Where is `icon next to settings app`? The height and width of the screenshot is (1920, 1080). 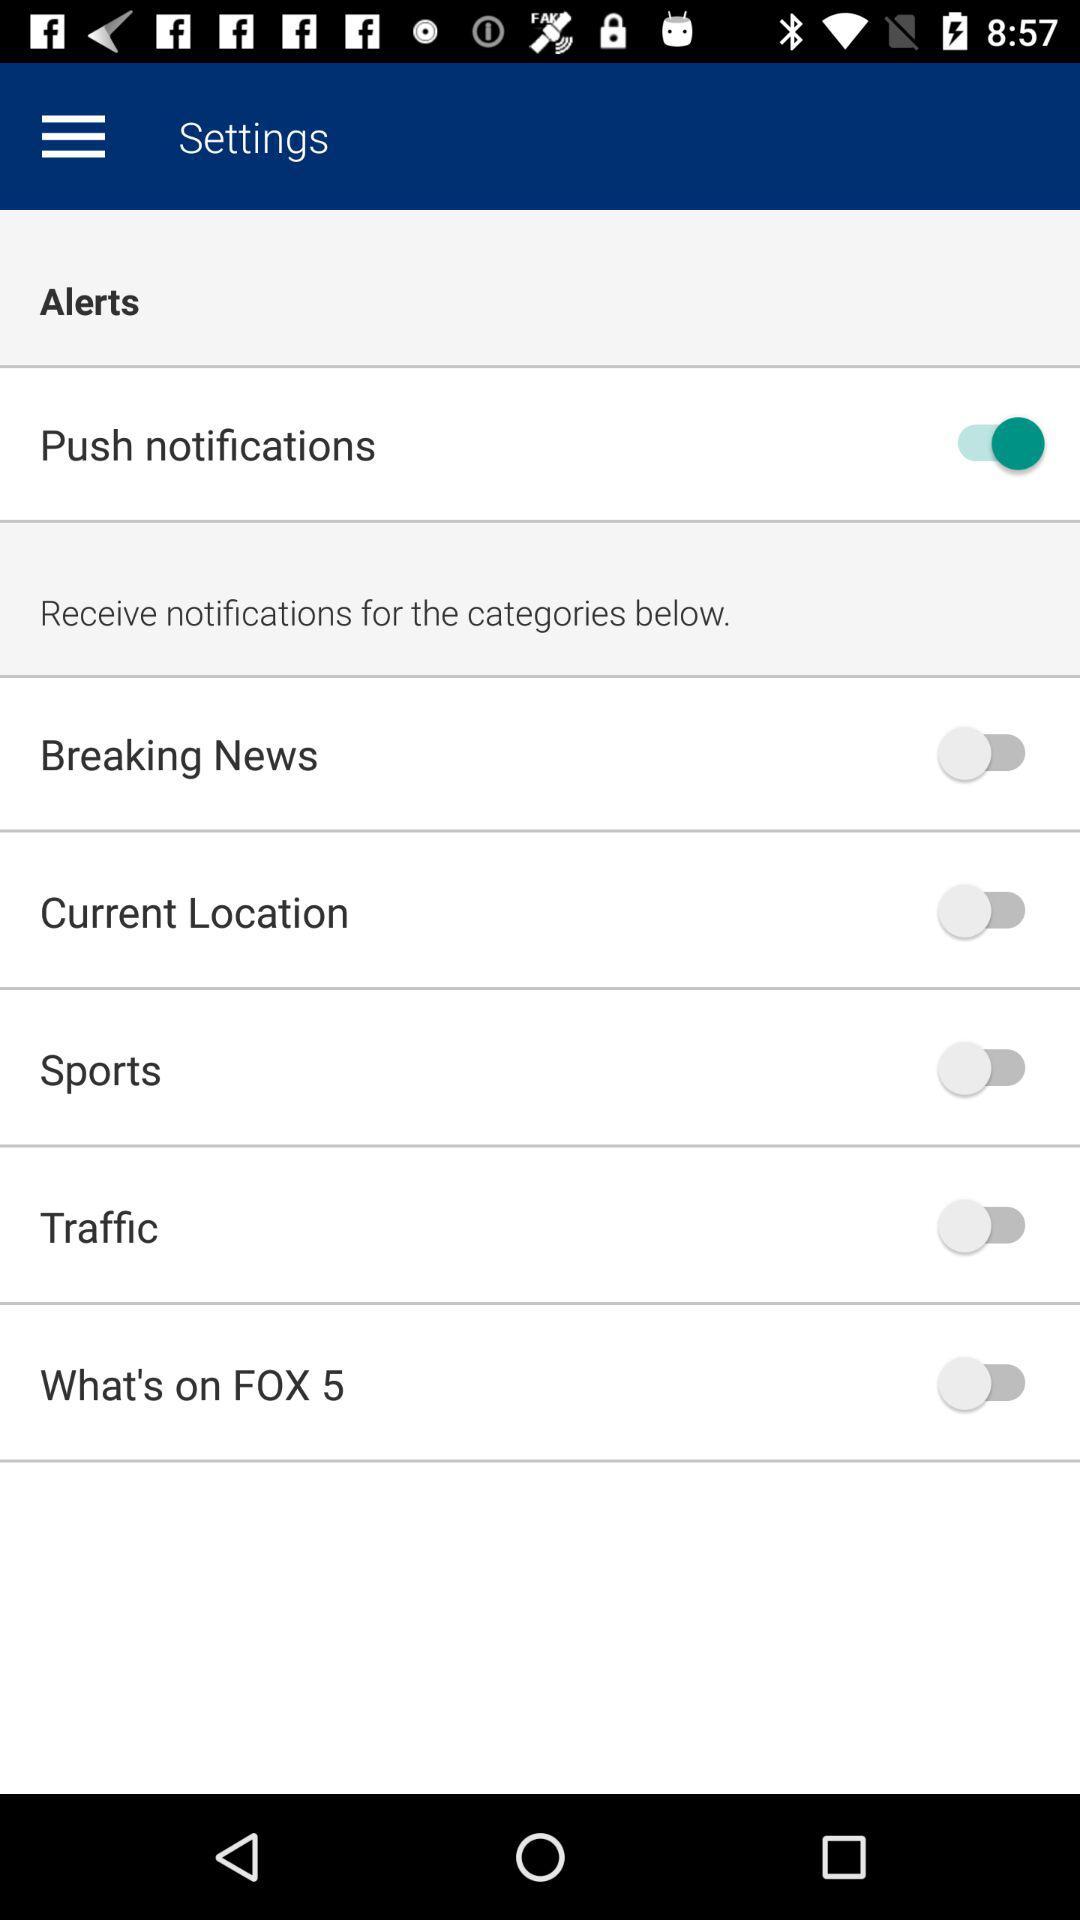
icon next to settings app is located at coordinates (72, 135).